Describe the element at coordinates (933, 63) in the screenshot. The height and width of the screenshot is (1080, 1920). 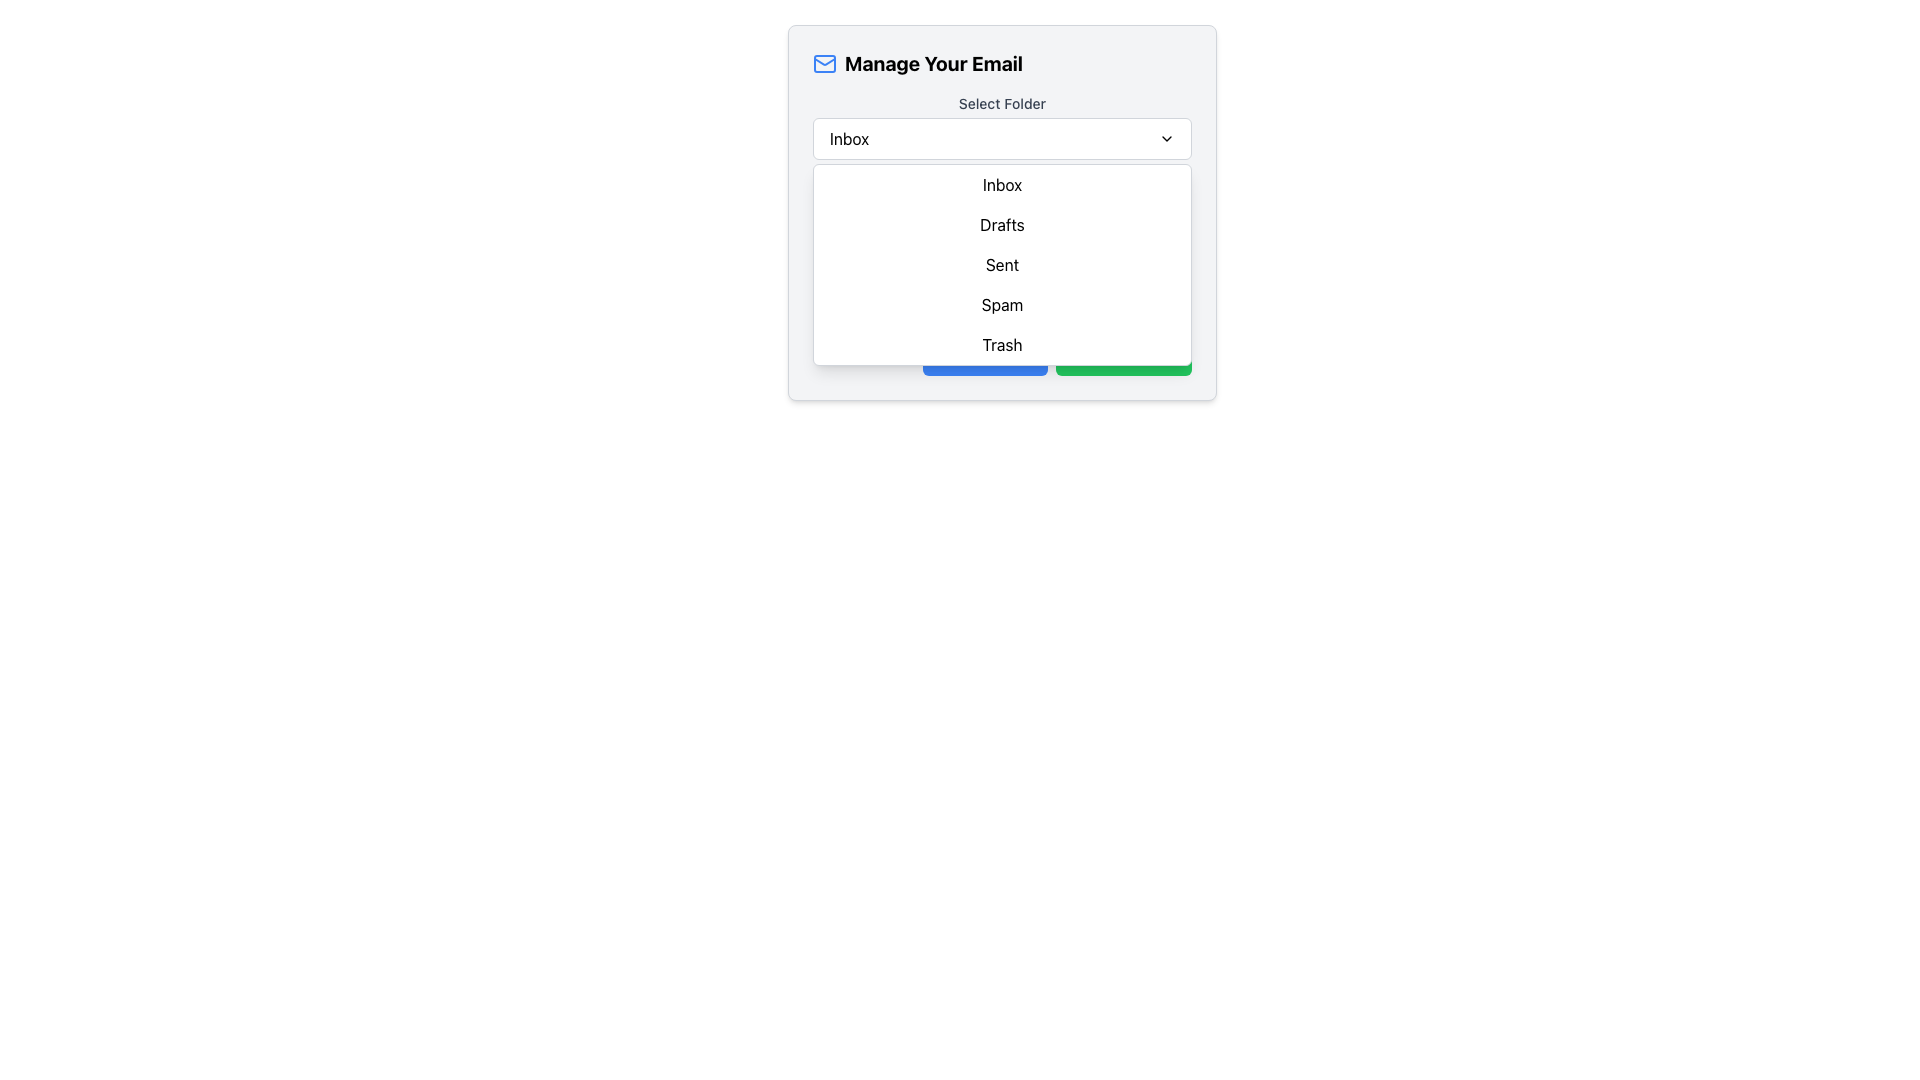
I see `text from the header label indicating the purpose of the interface, which is managing email-related tasks, located at the top-center of the UI` at that location.